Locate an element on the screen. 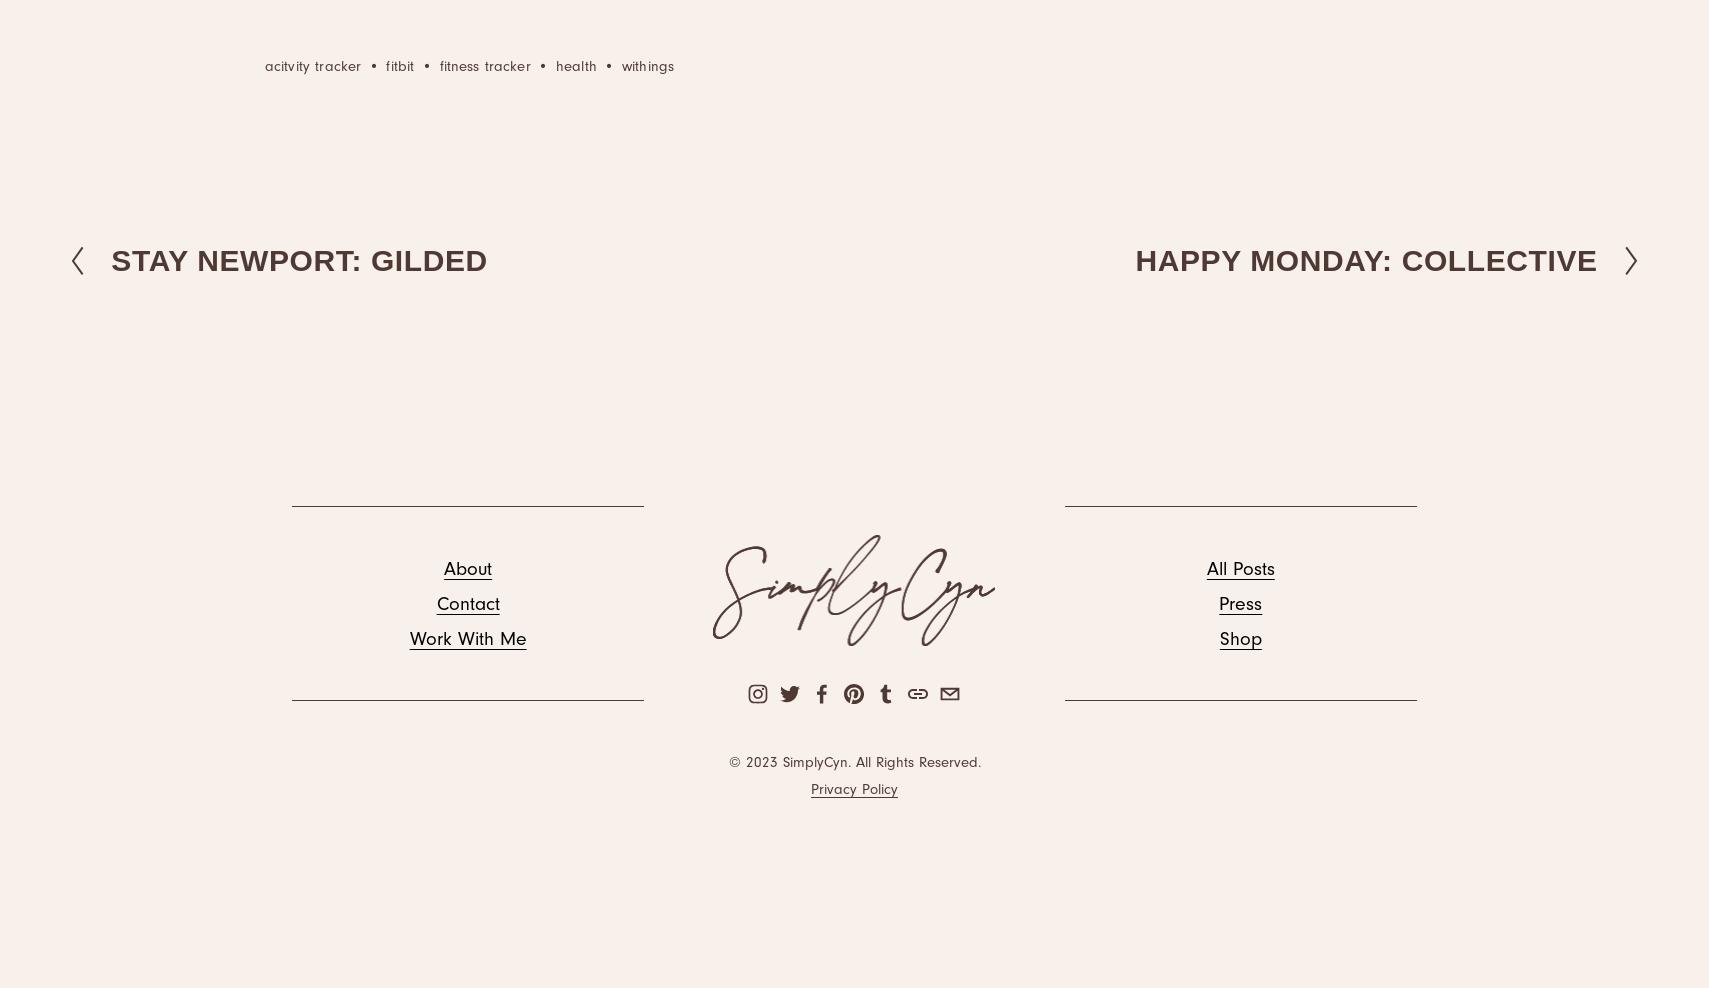 Image resolution: width=1709 pixels, height=988 pixels. 'All Posts' is located at coordinates (1240, 567).